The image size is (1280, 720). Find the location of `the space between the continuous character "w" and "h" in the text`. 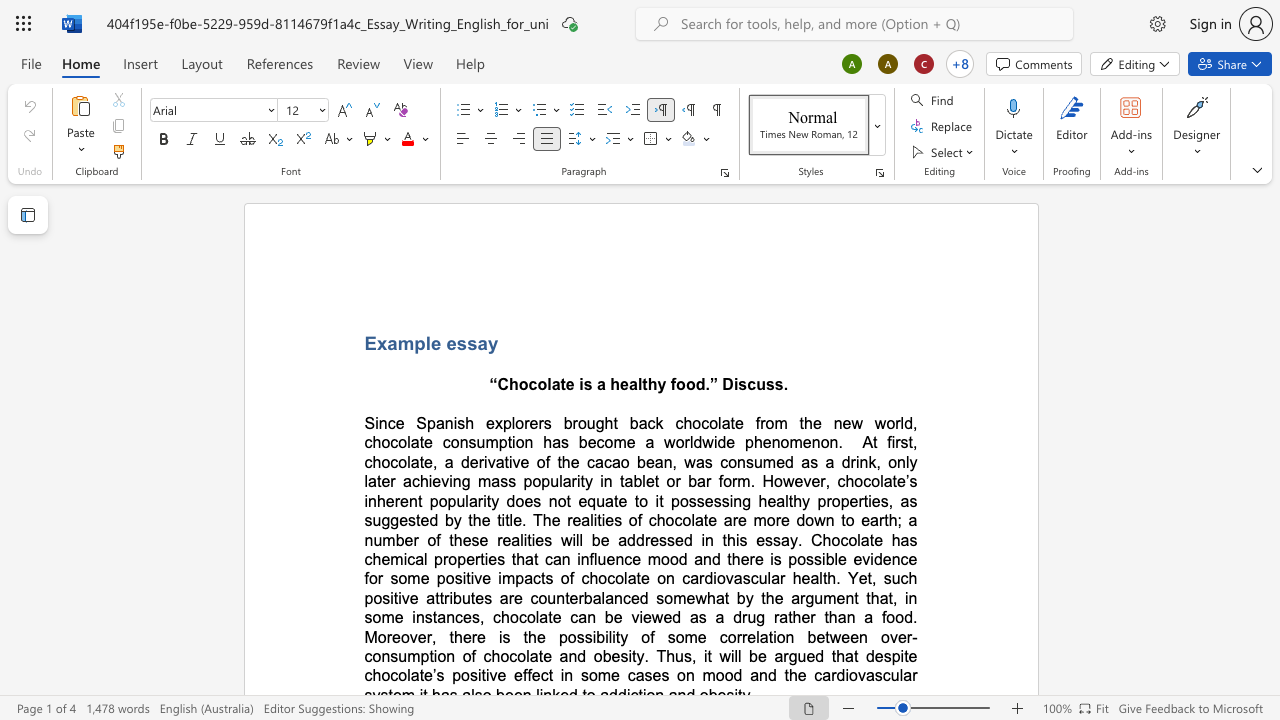

the space between the continuous character "w" and "h" in the text is located at coordinates (706, 597).